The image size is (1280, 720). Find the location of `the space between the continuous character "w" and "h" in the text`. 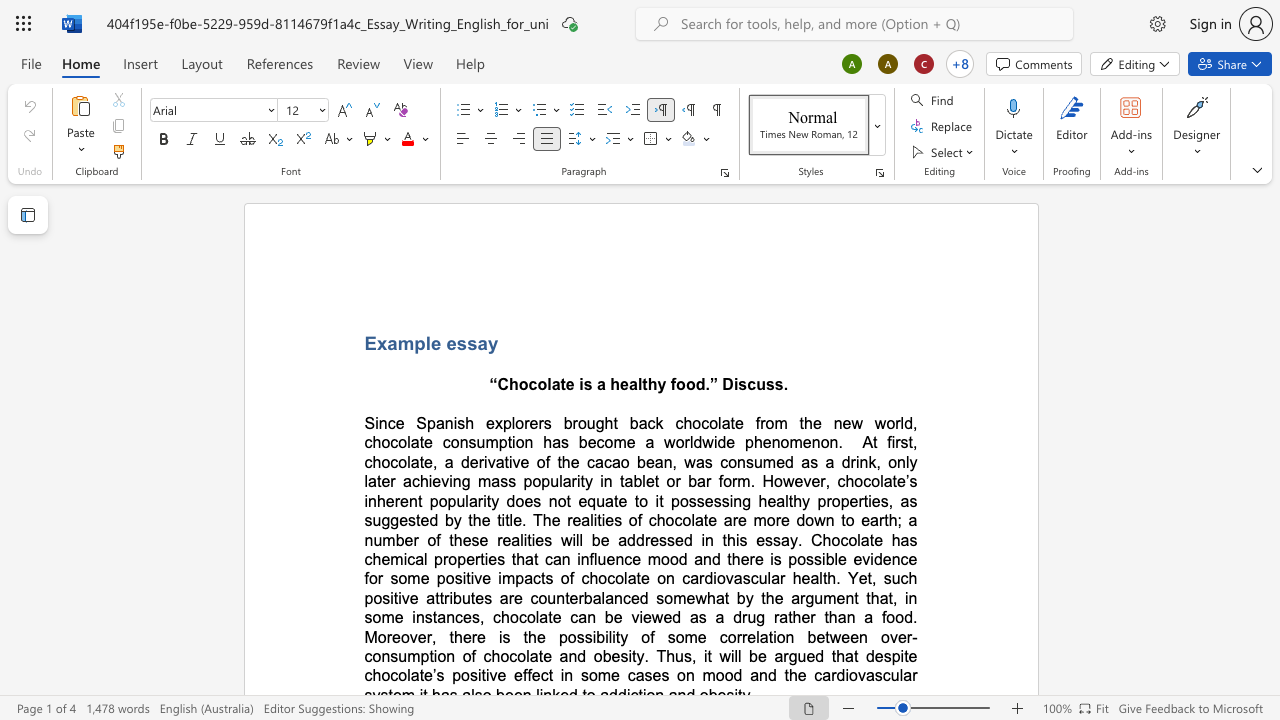

the space between the continuous character "w" and "h" in the text is located at coordinates (706, 597).